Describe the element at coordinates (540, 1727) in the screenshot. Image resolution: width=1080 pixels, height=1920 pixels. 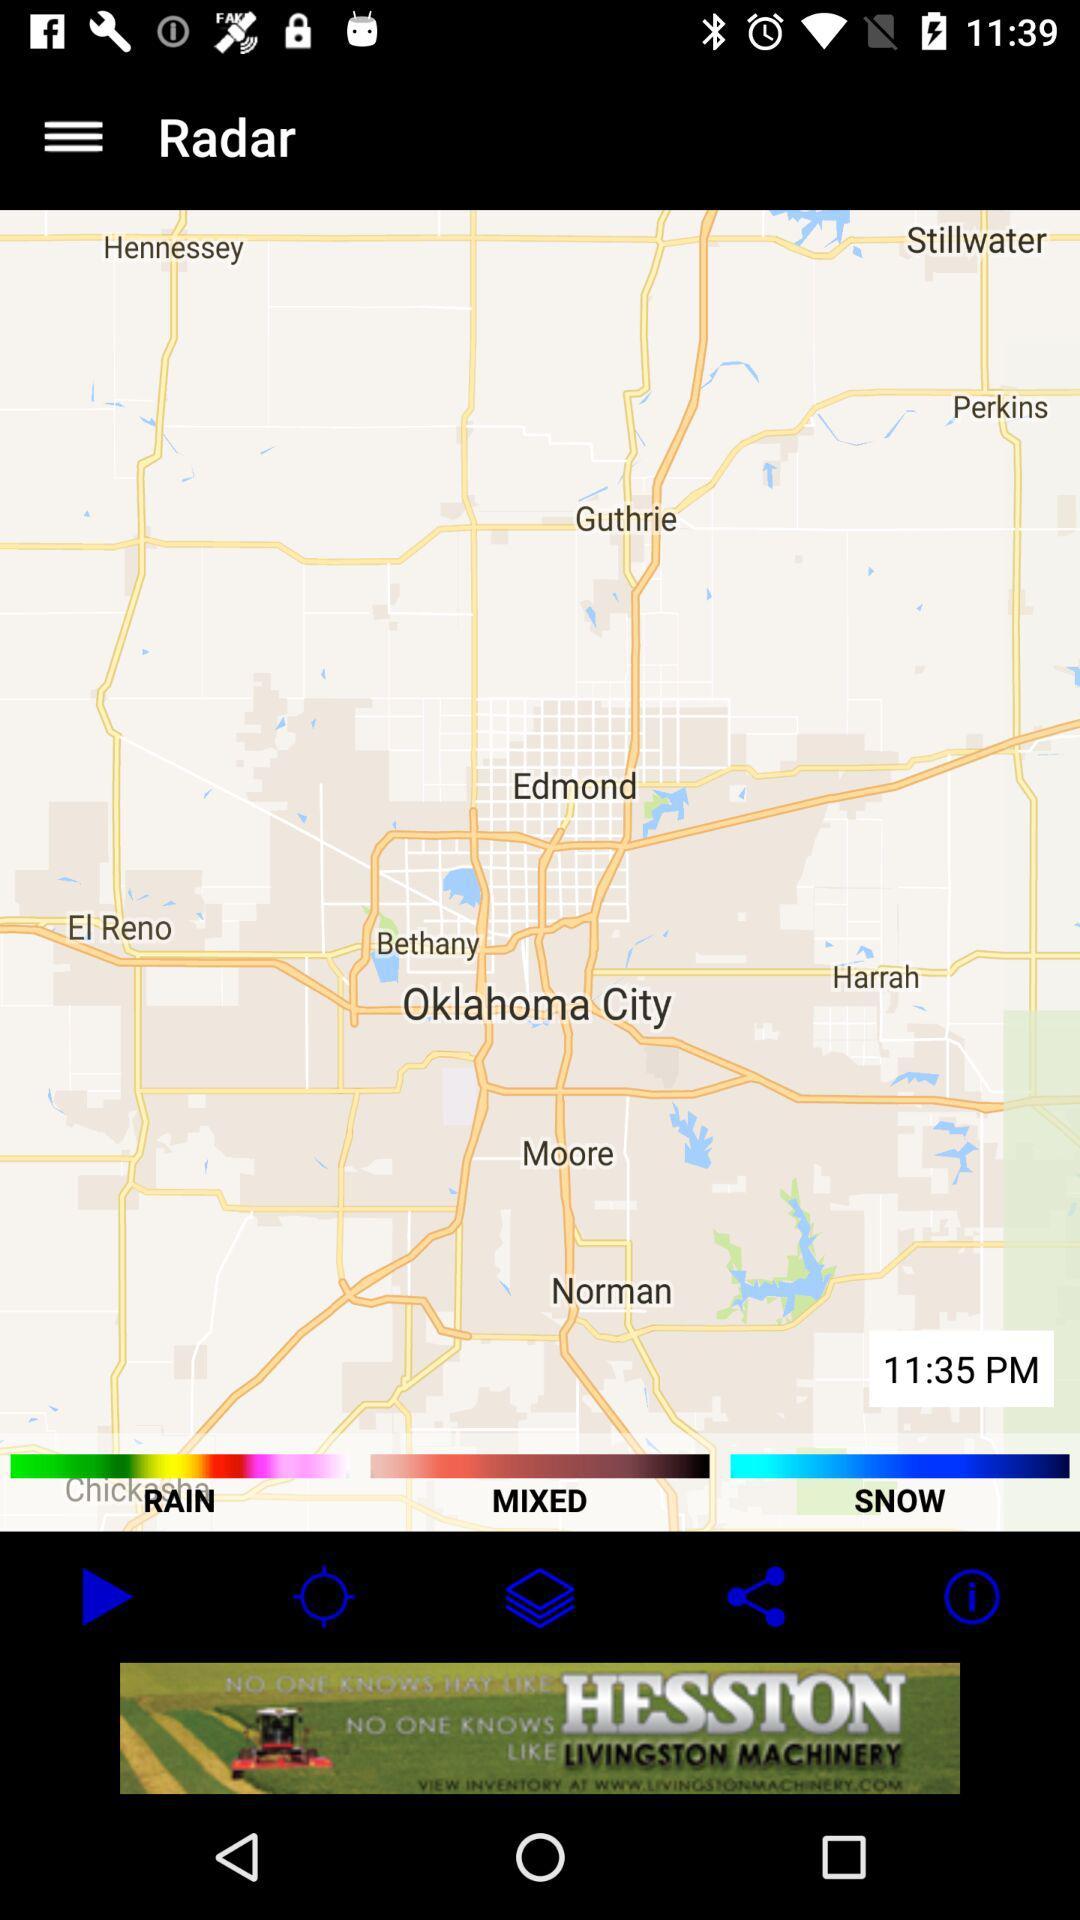
I see `advertisement` at that location.